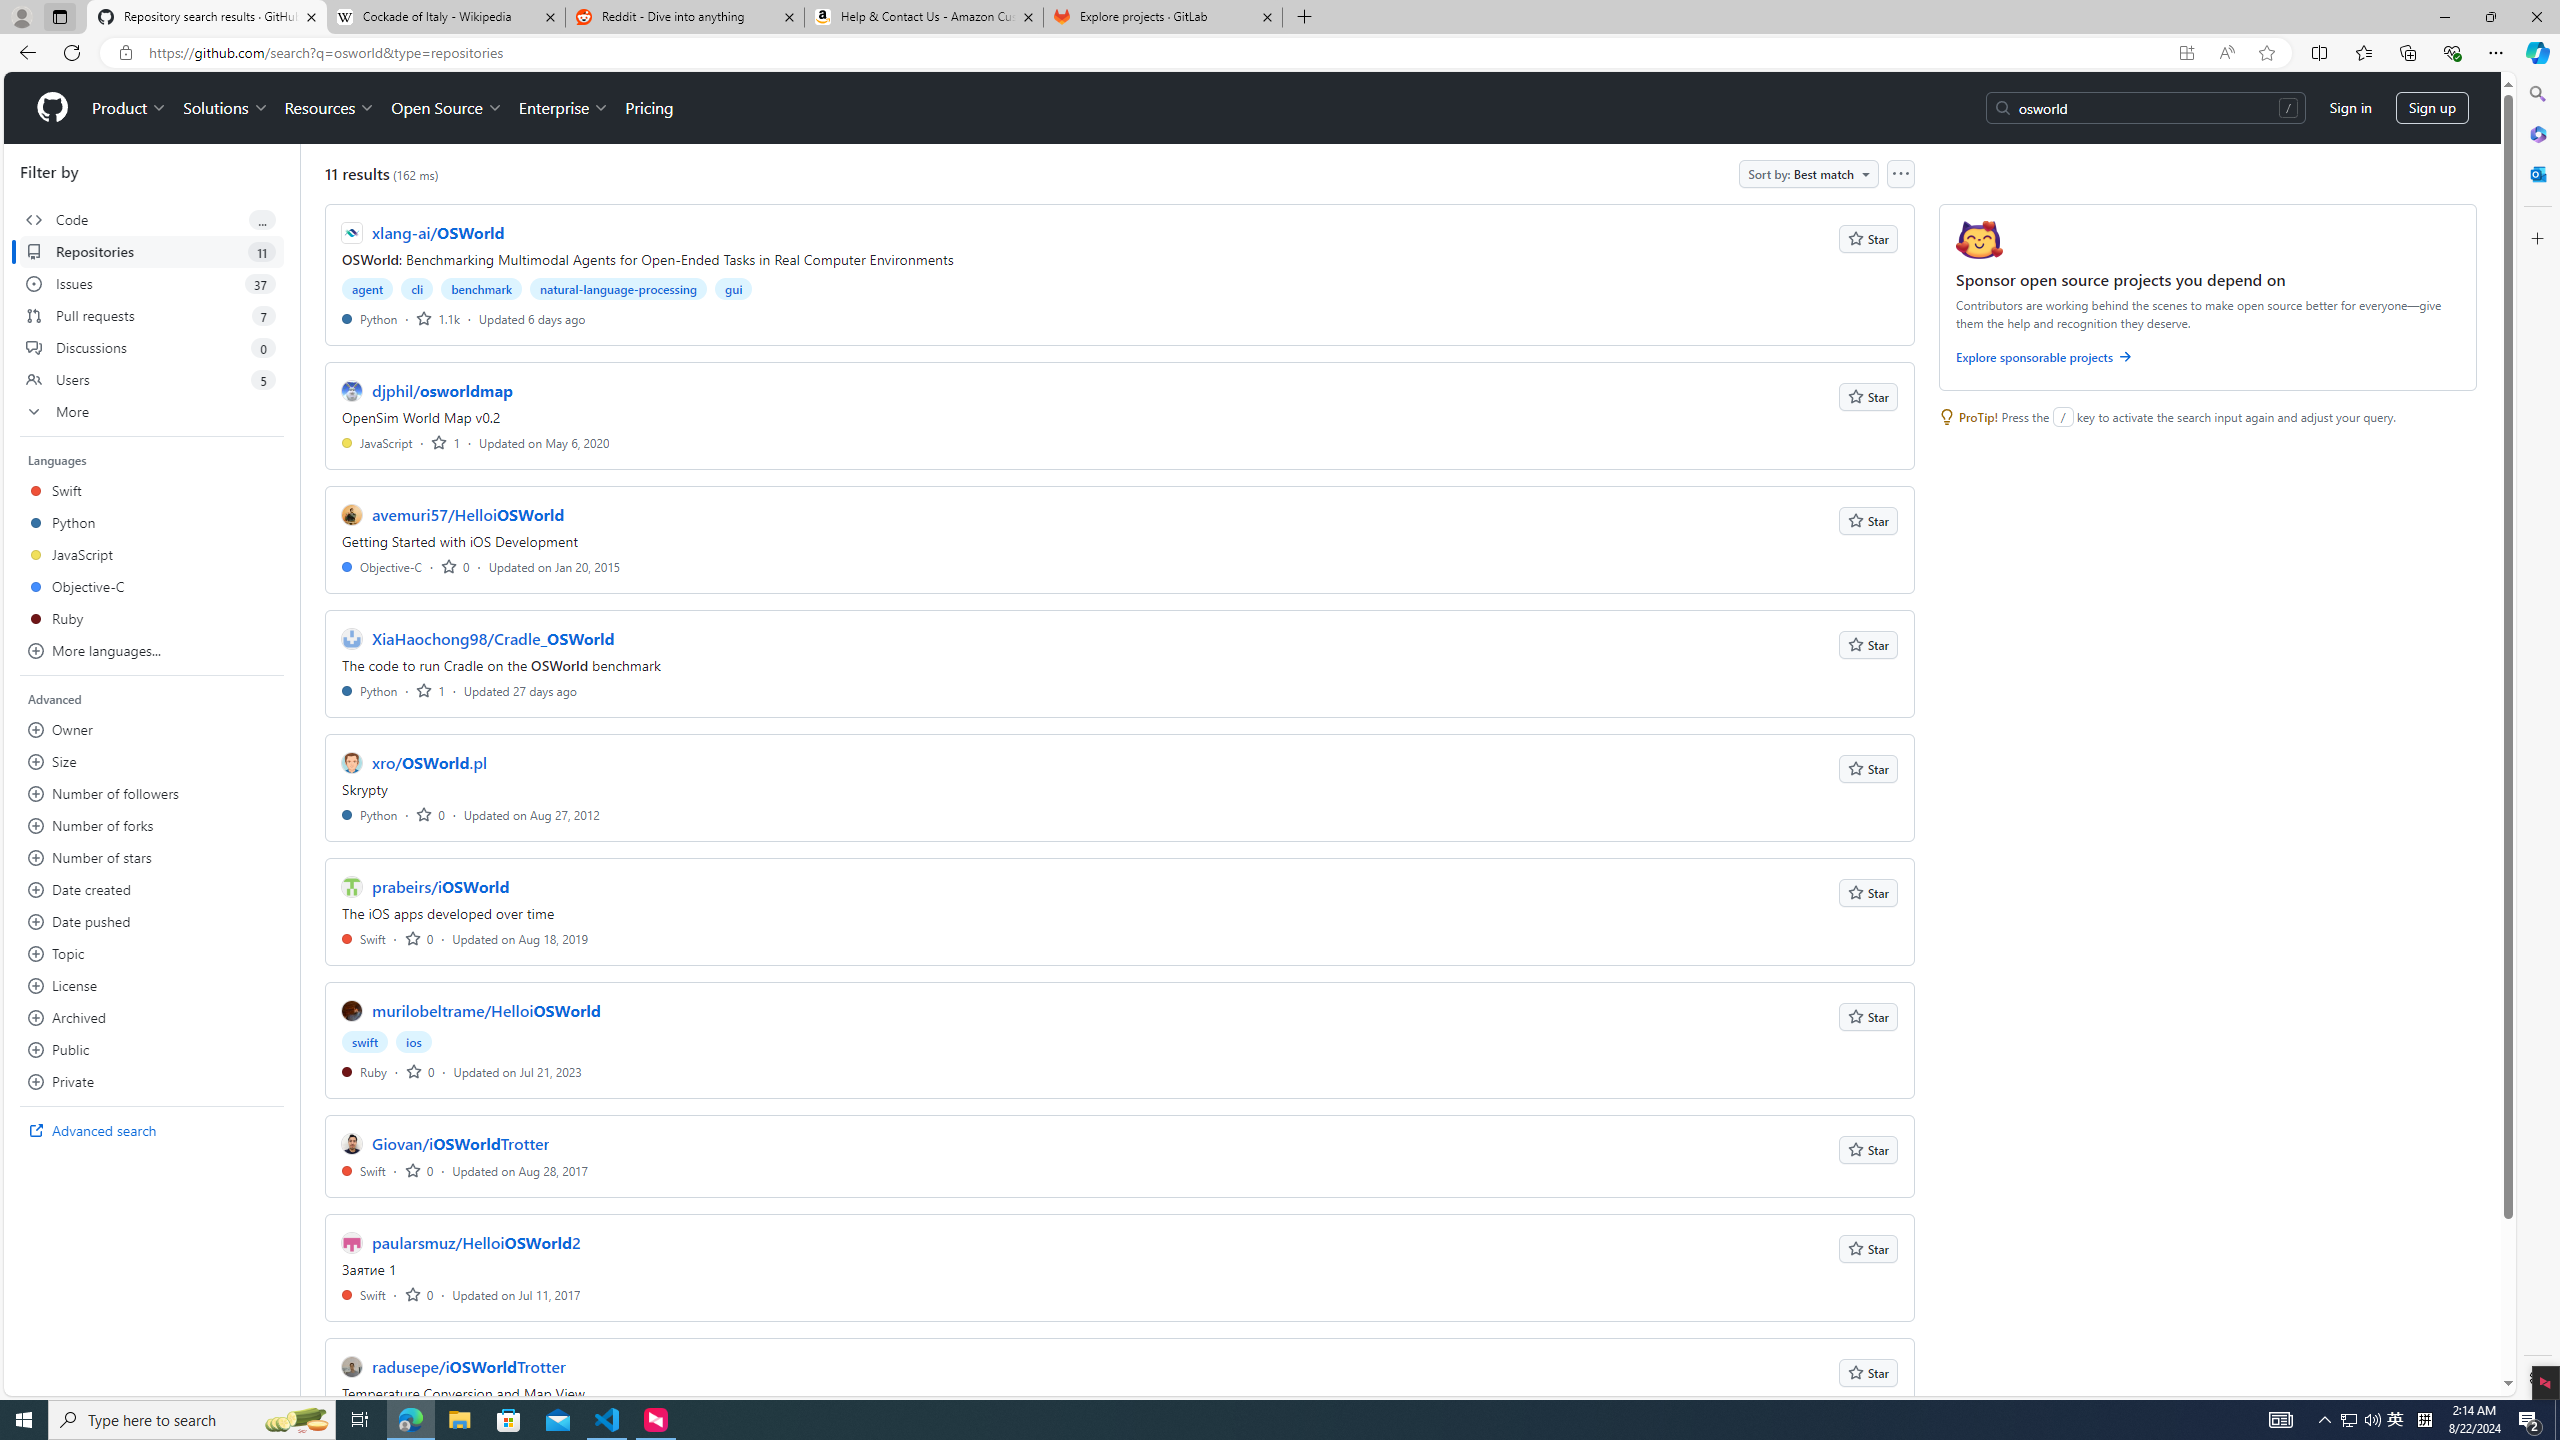 This screenshot has height=1440, width=2560. What do you see at coordinates (2351, 107) in the screenshot?
I see `'Sign in'` at bounding box center [2351, 107].